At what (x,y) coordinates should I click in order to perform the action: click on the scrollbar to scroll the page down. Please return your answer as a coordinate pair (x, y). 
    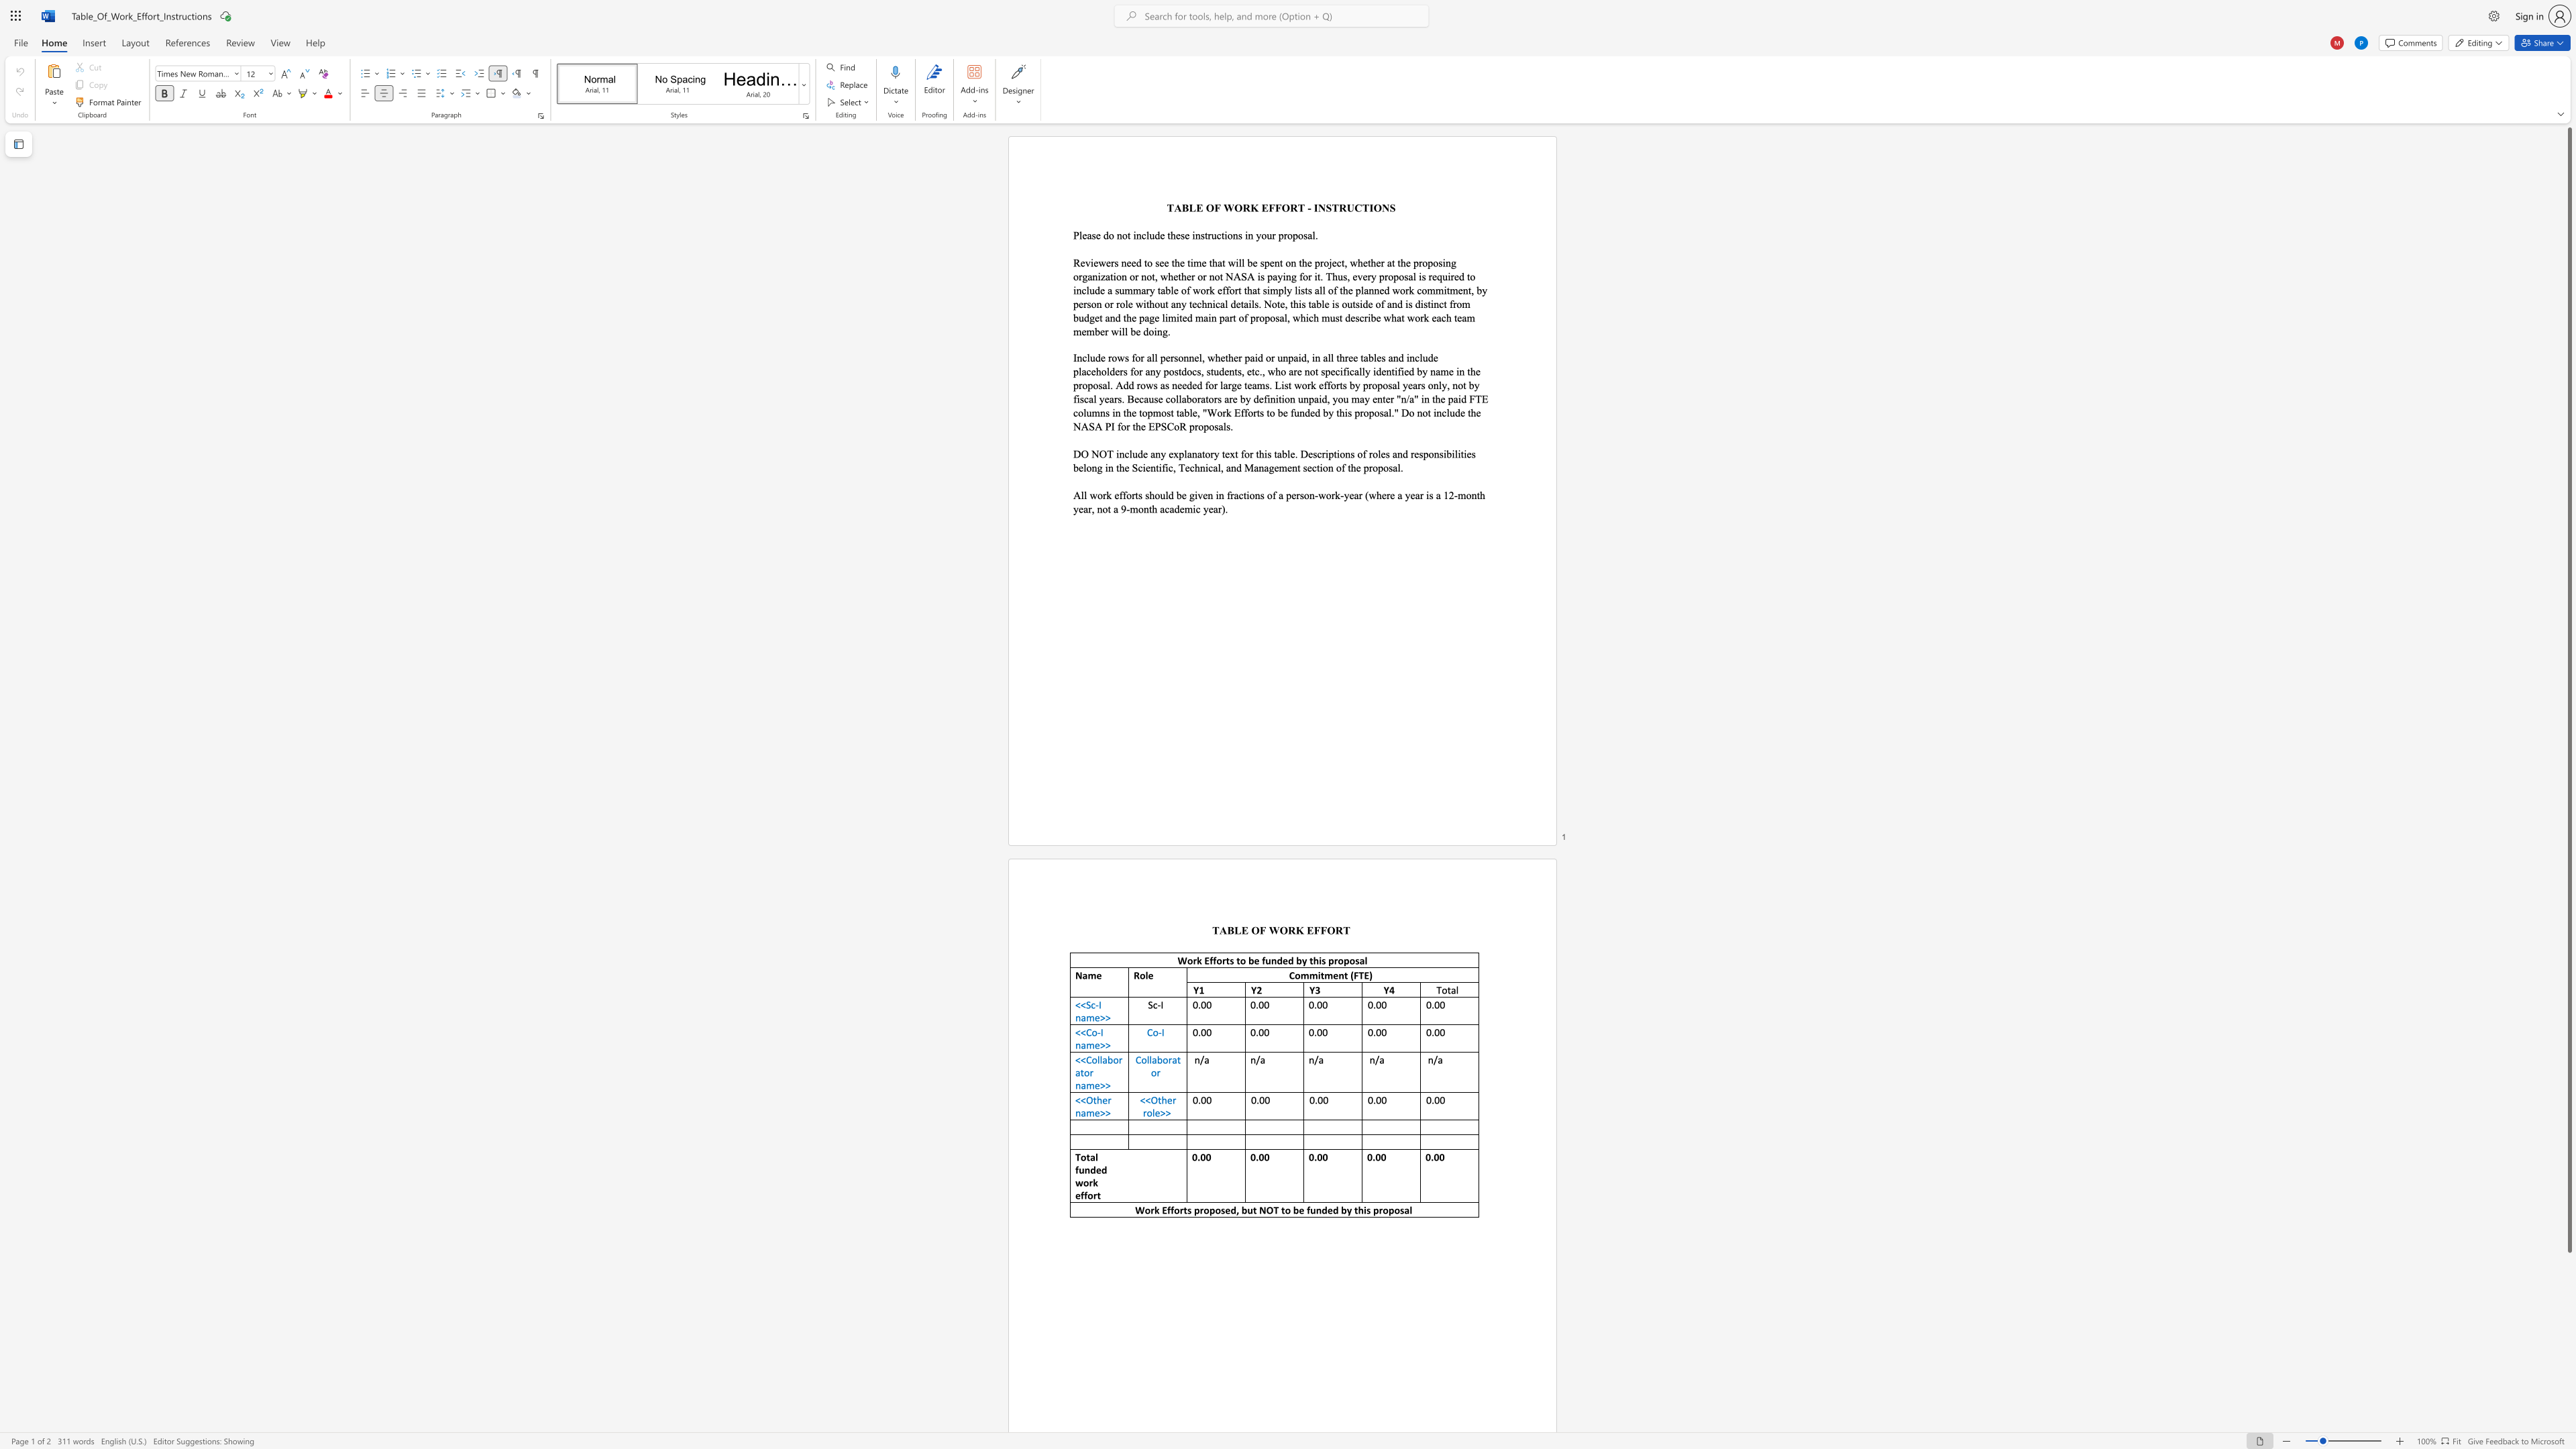
    Looking at the image, I should click on (2568, 1301).